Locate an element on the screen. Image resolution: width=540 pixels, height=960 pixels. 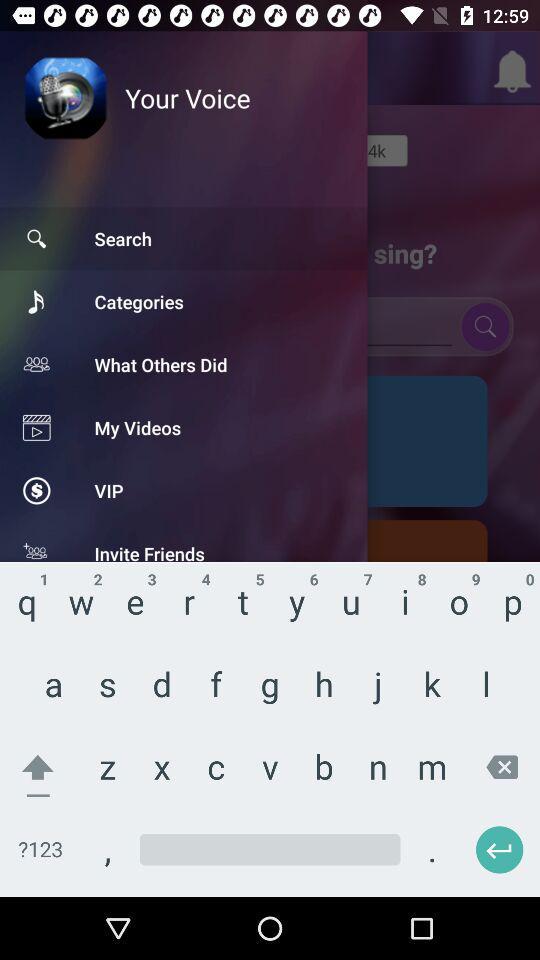
the last  four alphabets in the second row of the key board is located at coordinates (381, 690).